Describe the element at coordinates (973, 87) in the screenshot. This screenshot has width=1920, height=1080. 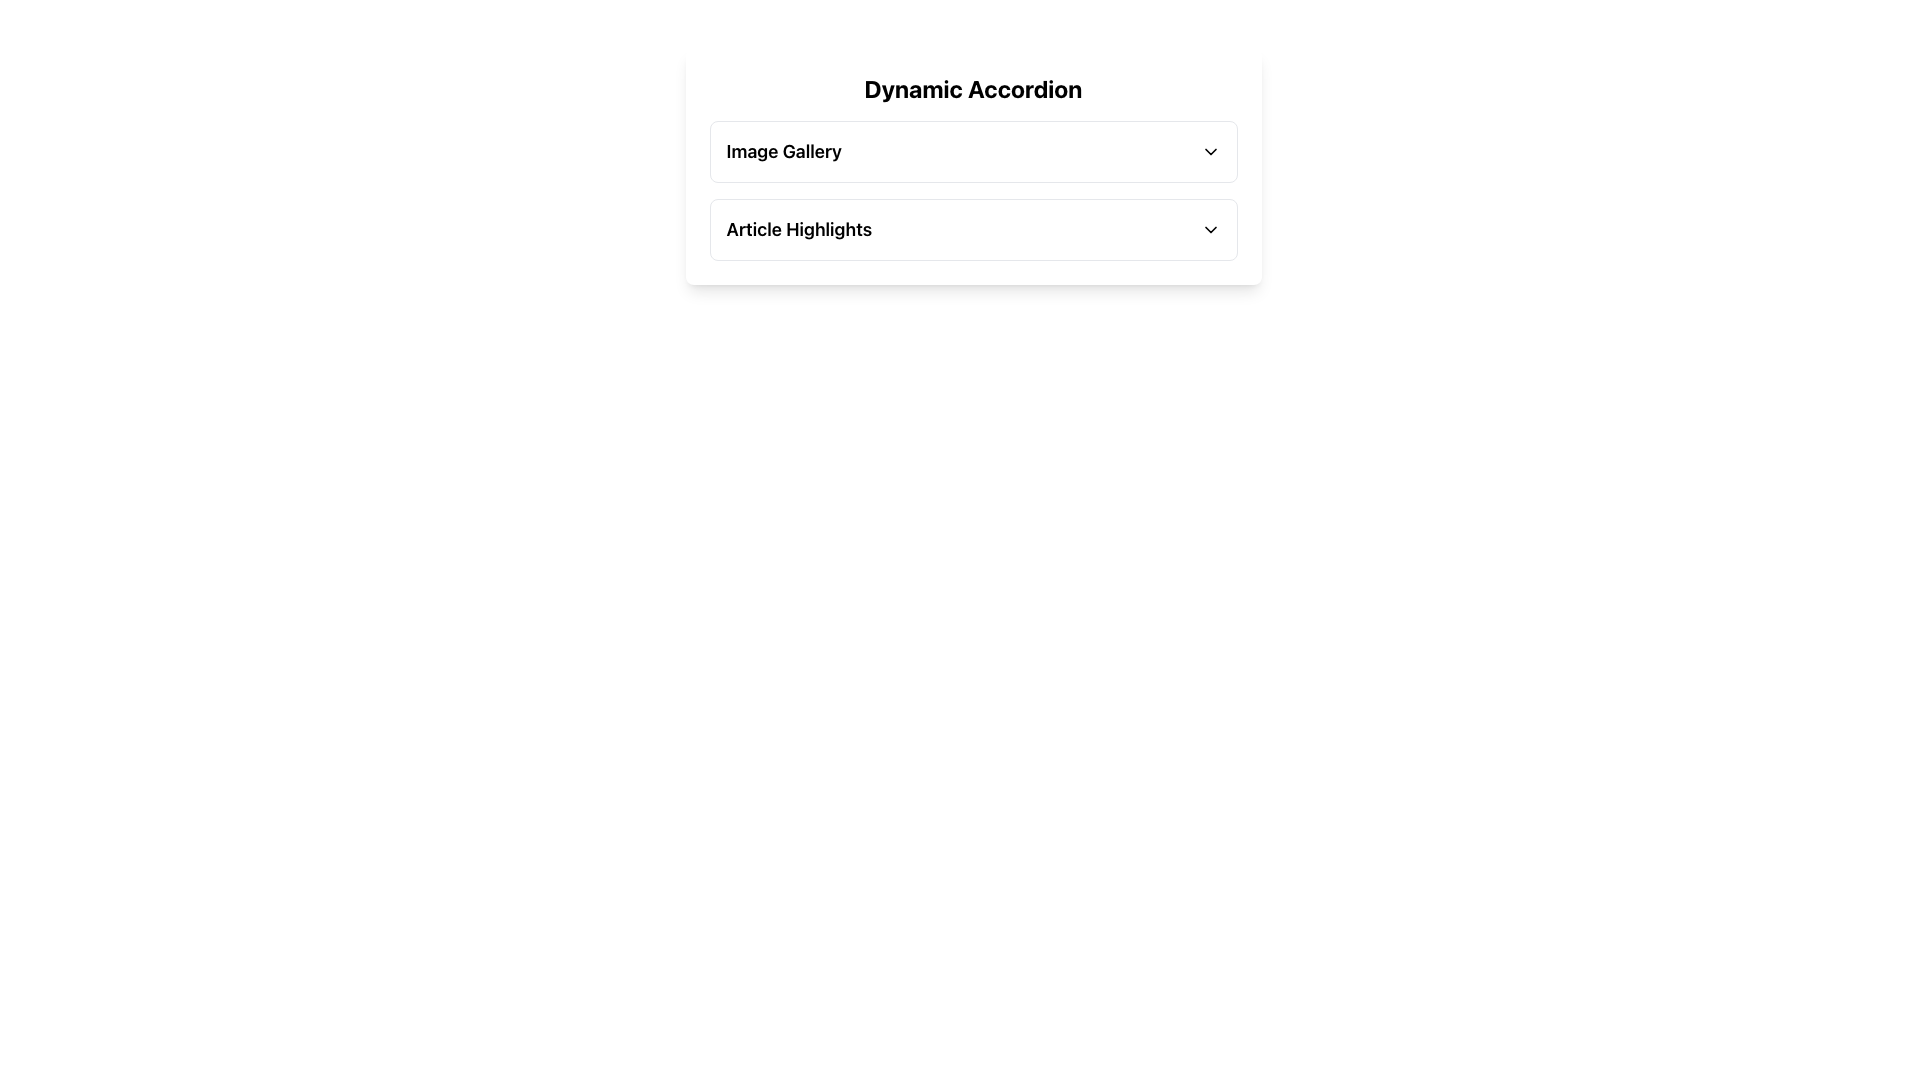
I see `the bold, large text label displaying 'Dynamic Accordion' at the top of the white rectangular card` at that location.